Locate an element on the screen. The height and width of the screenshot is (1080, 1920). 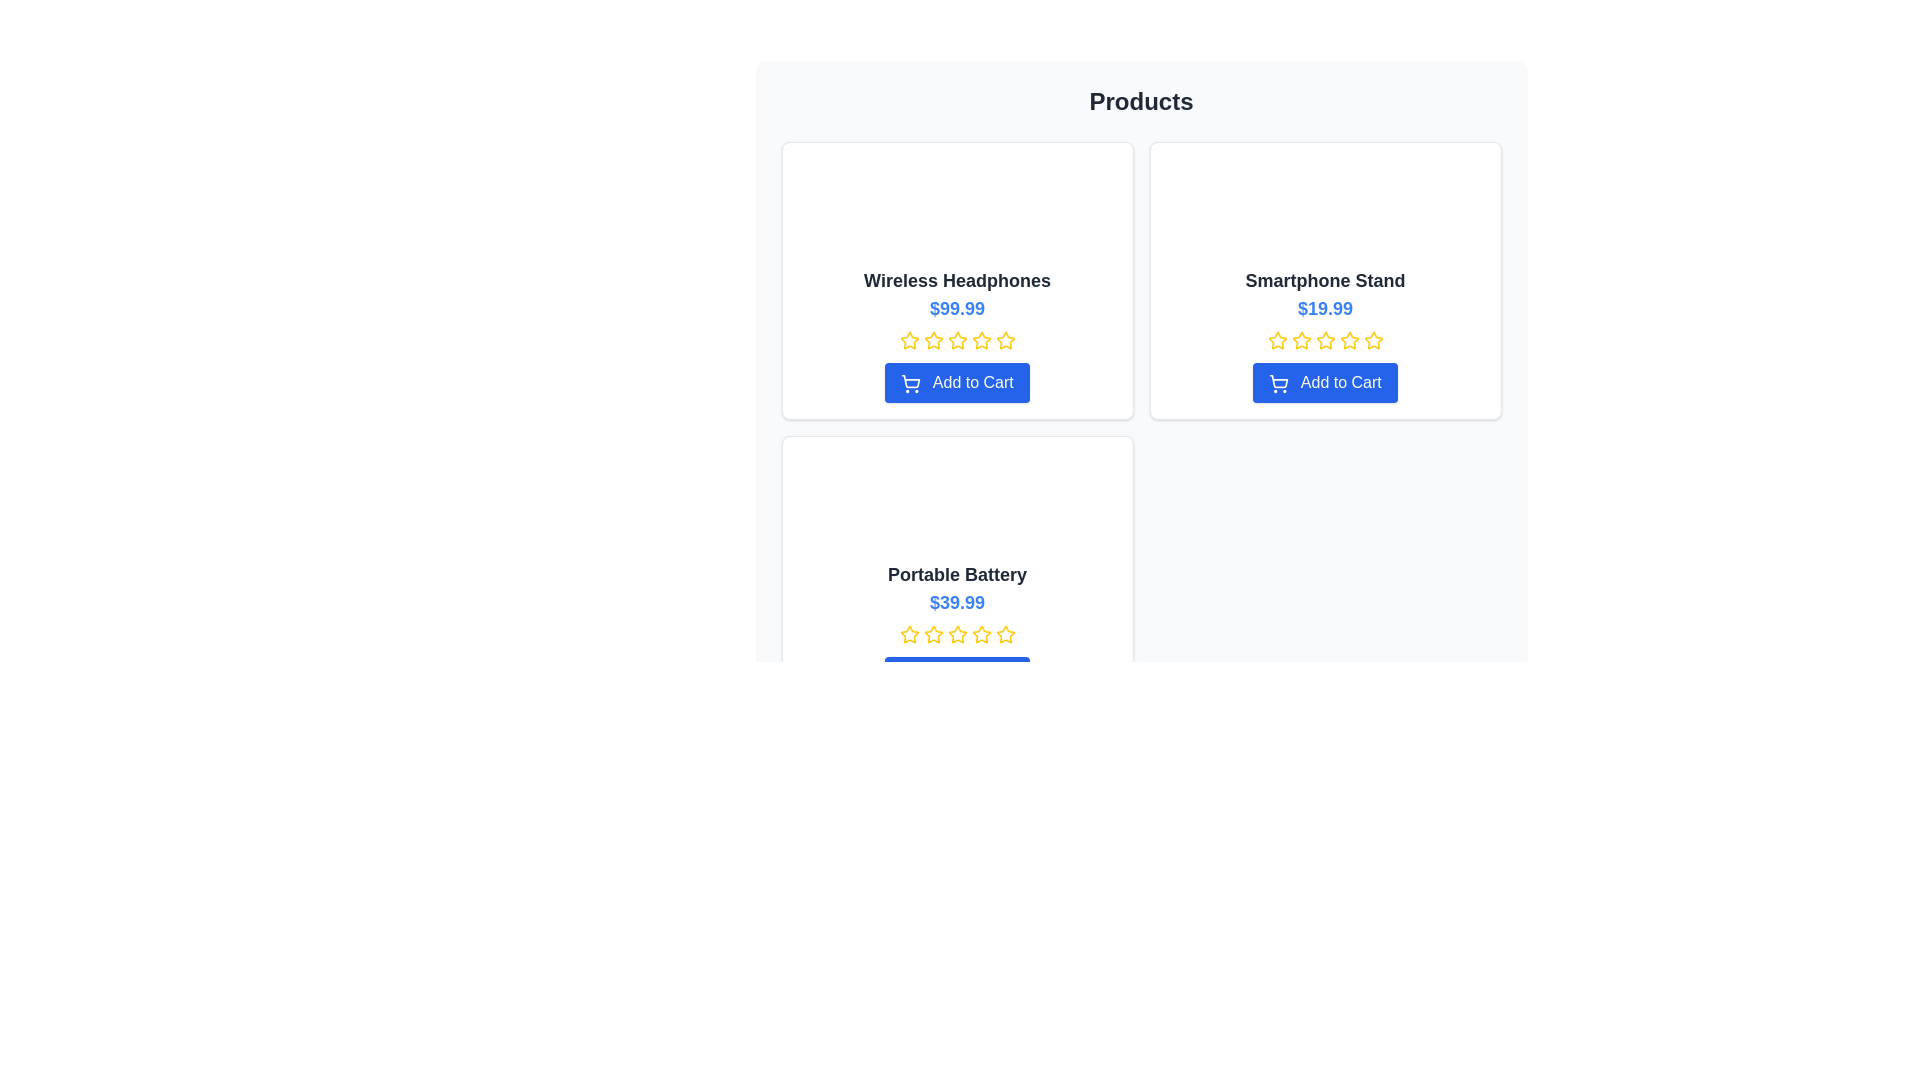
the fifth yellow outlined star icon in the rating section under the Smartphone Stand product card located in the top-right of the product grid is located at coordinates (1349, 339).